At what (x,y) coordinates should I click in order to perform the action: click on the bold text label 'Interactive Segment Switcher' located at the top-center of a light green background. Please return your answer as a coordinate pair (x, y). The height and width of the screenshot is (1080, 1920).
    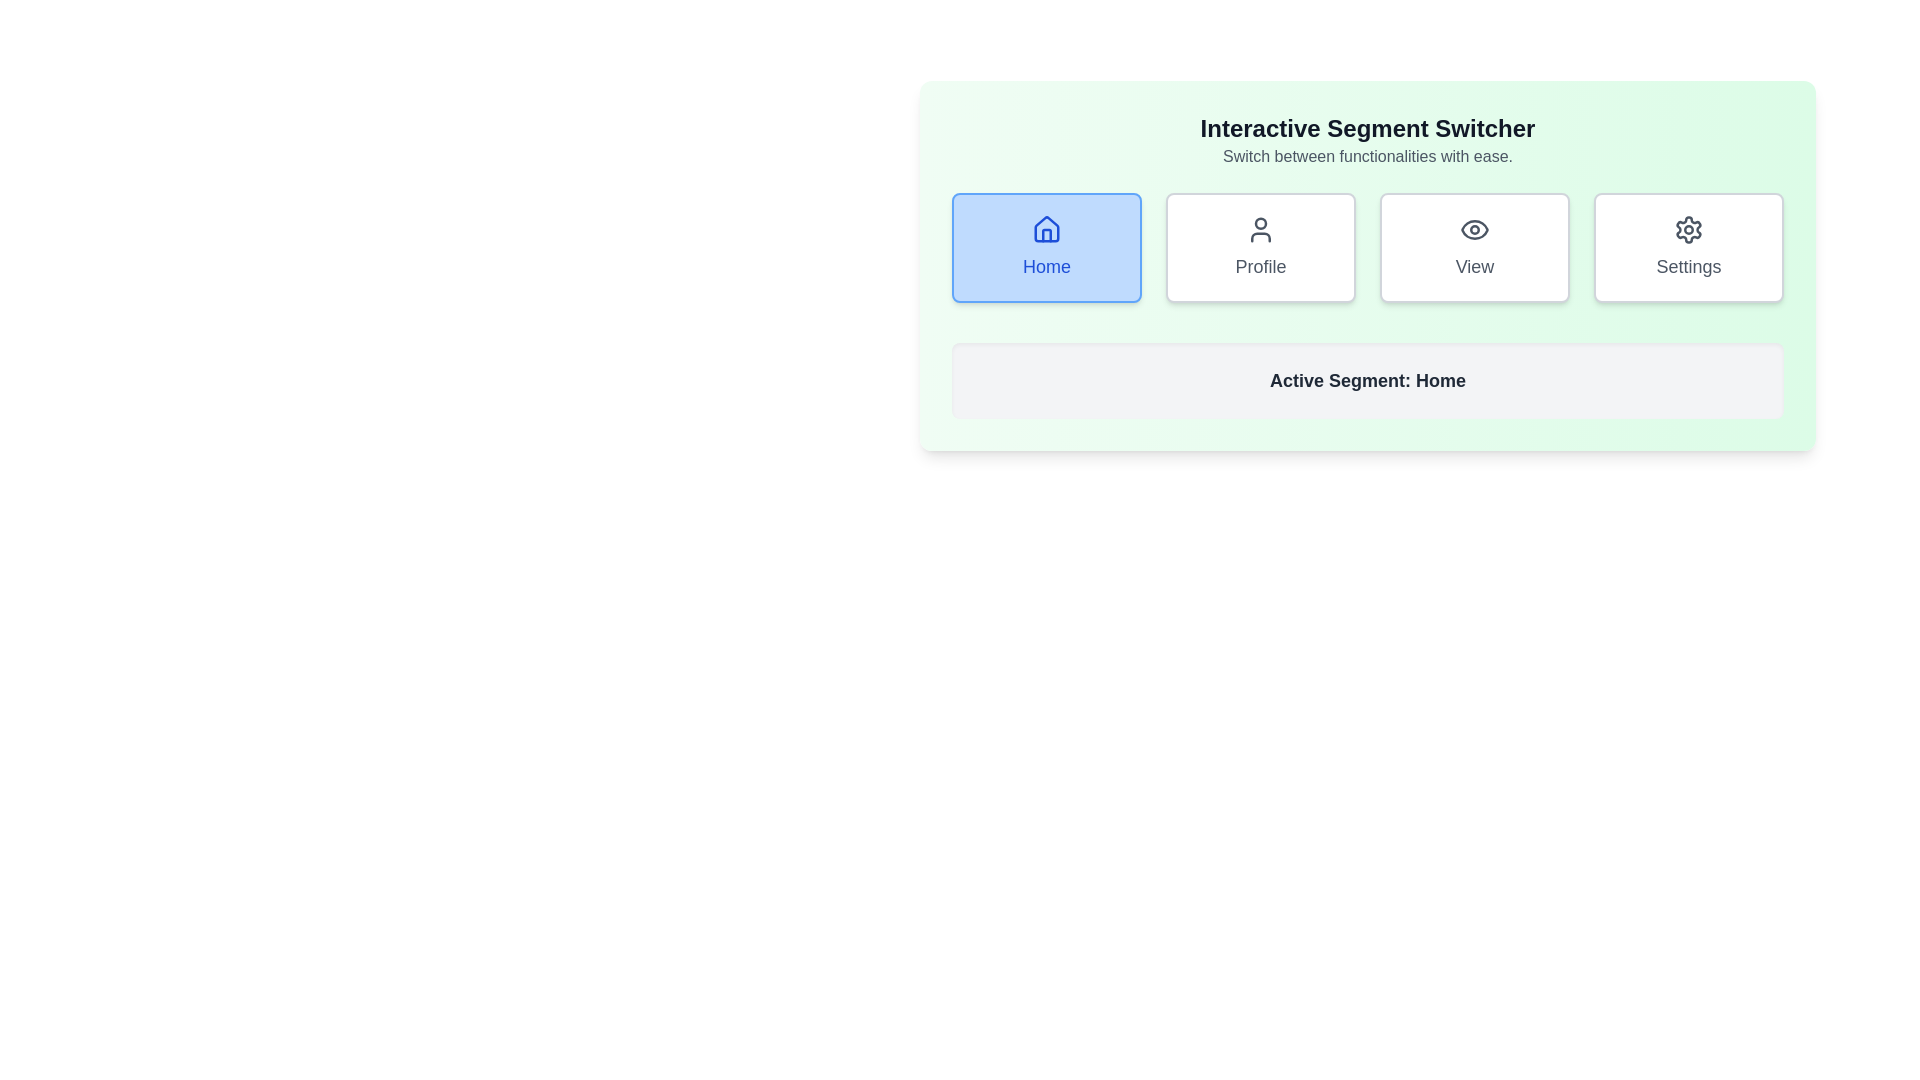
    Looking at the image, I should click on (1367, 128).